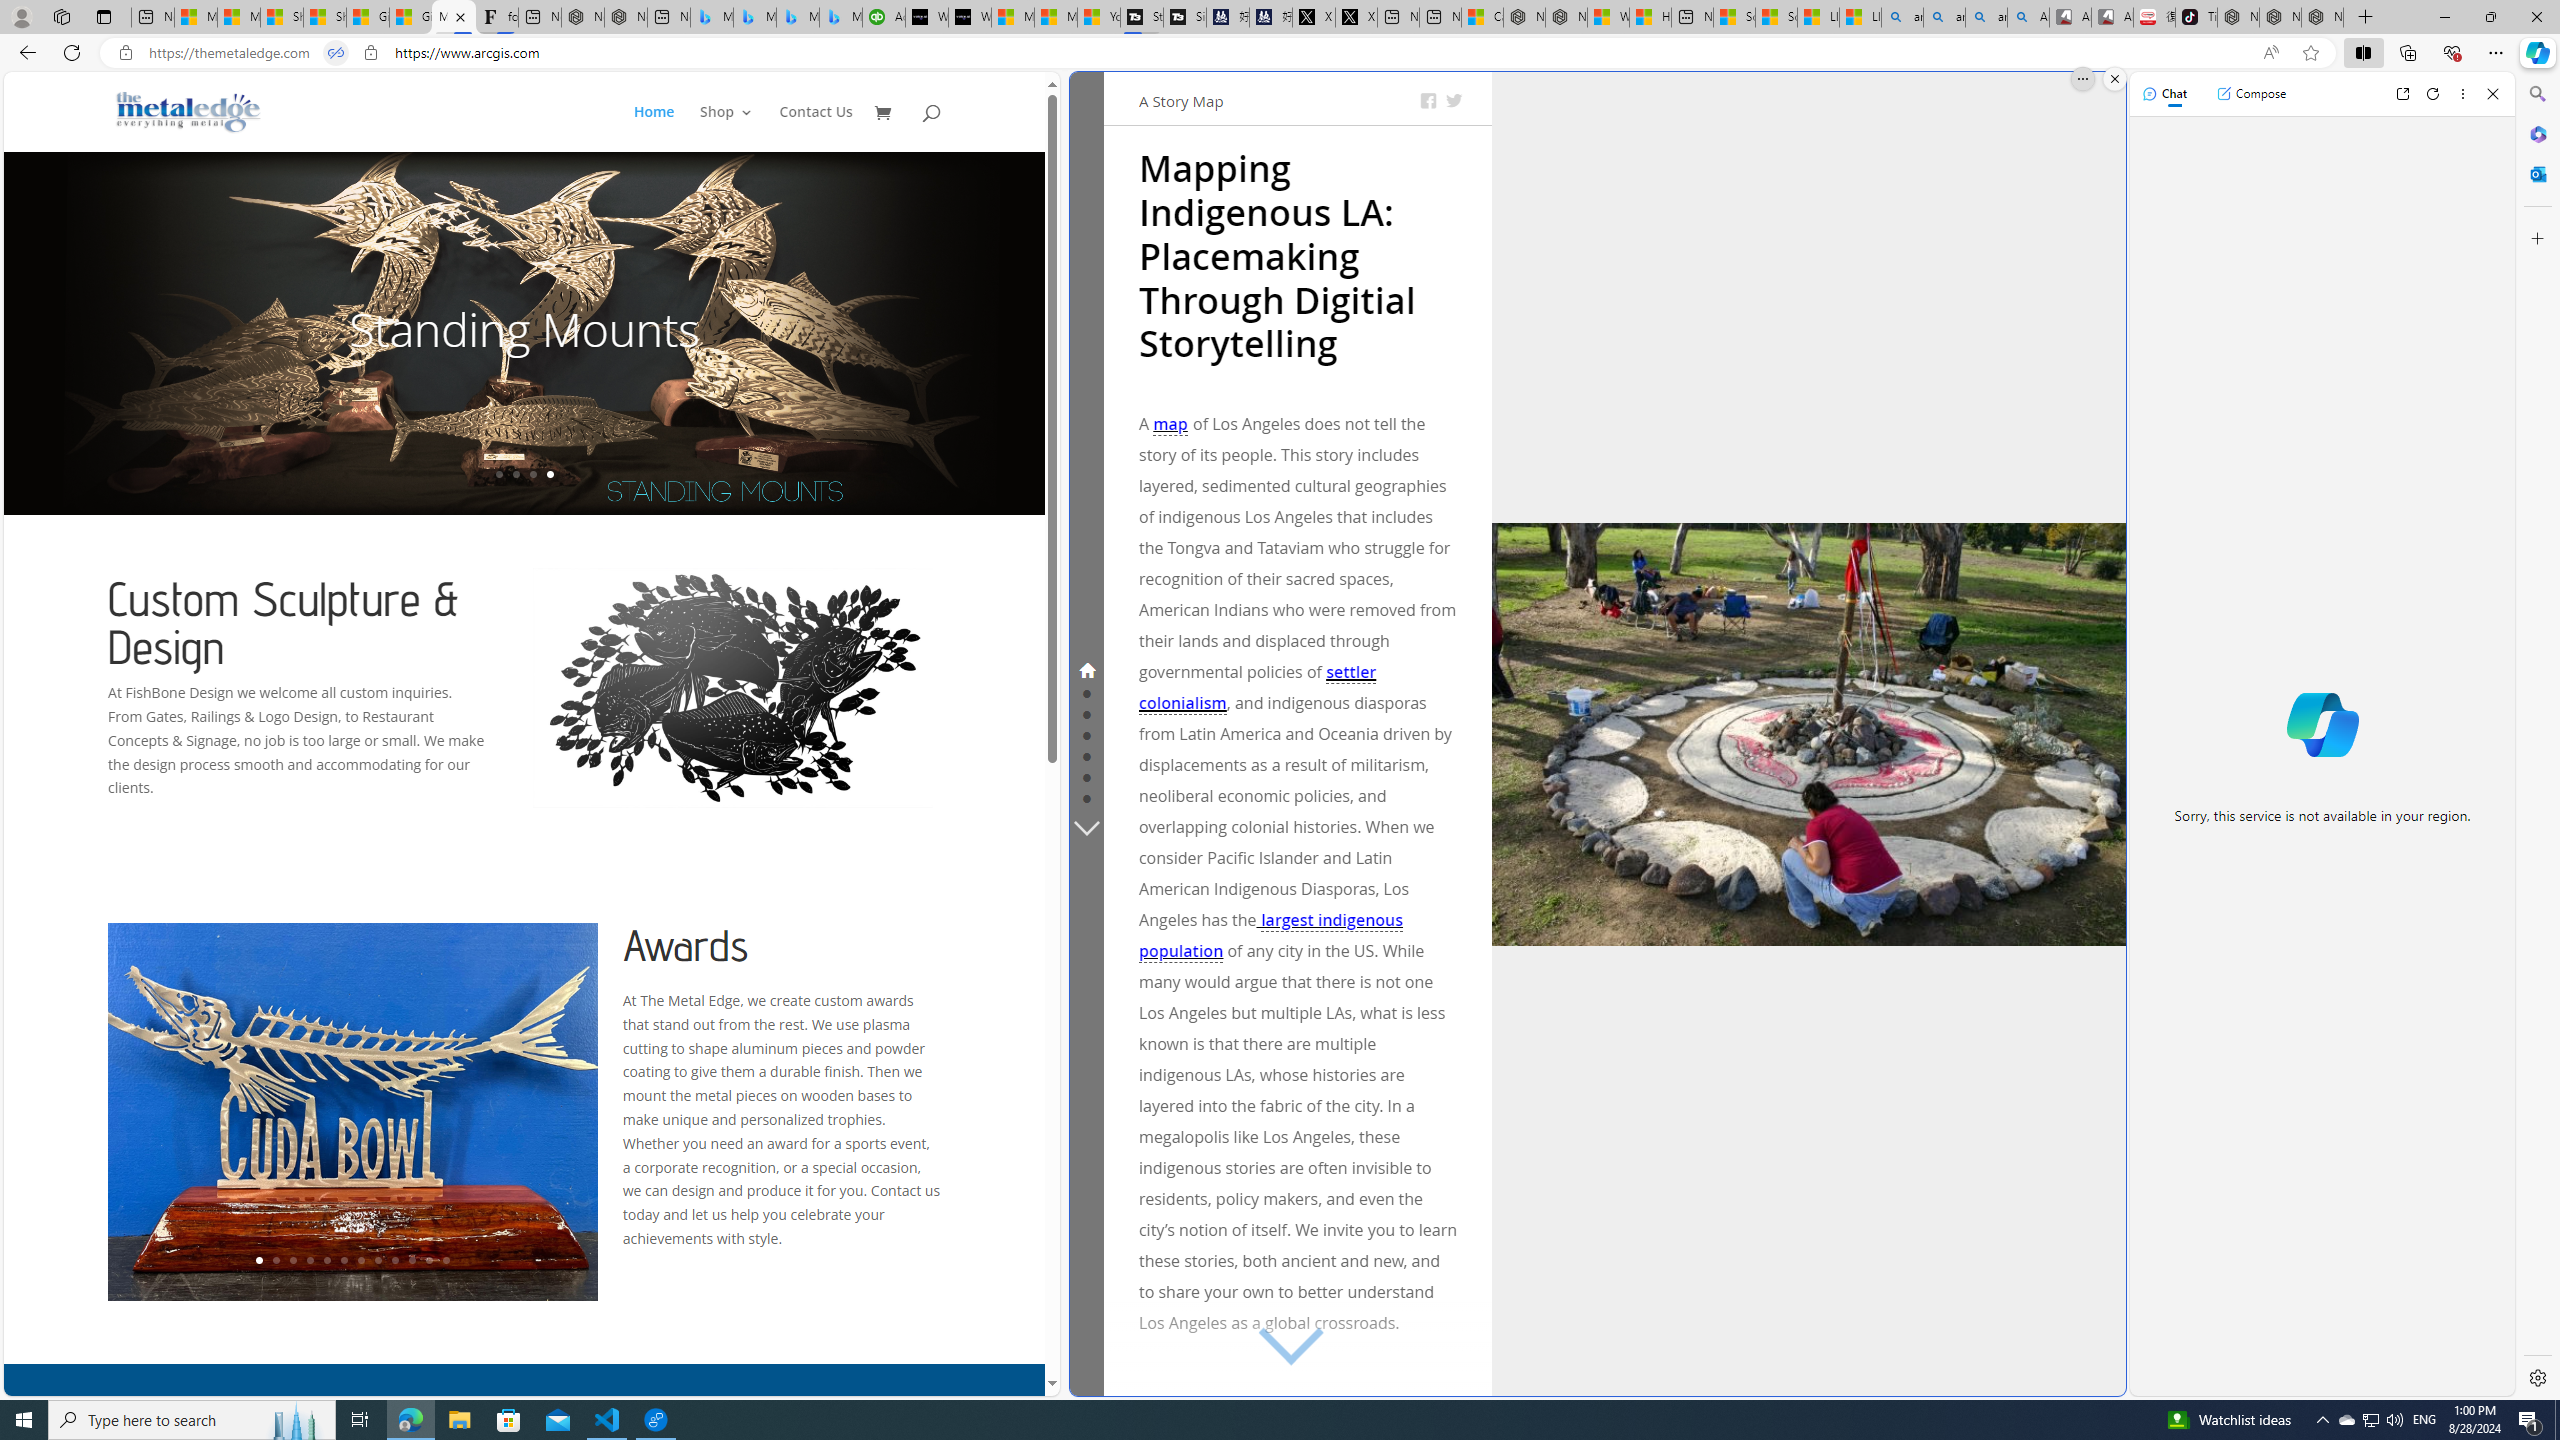 Image resolution: width=2560 pixels, height=1440 pixels. What do you see at coordinates (1085, 775) in the screenshot?
I see `'Go to section 6: Pacific Islanders of Los Angeles '` at bounding box center [1085, 775].